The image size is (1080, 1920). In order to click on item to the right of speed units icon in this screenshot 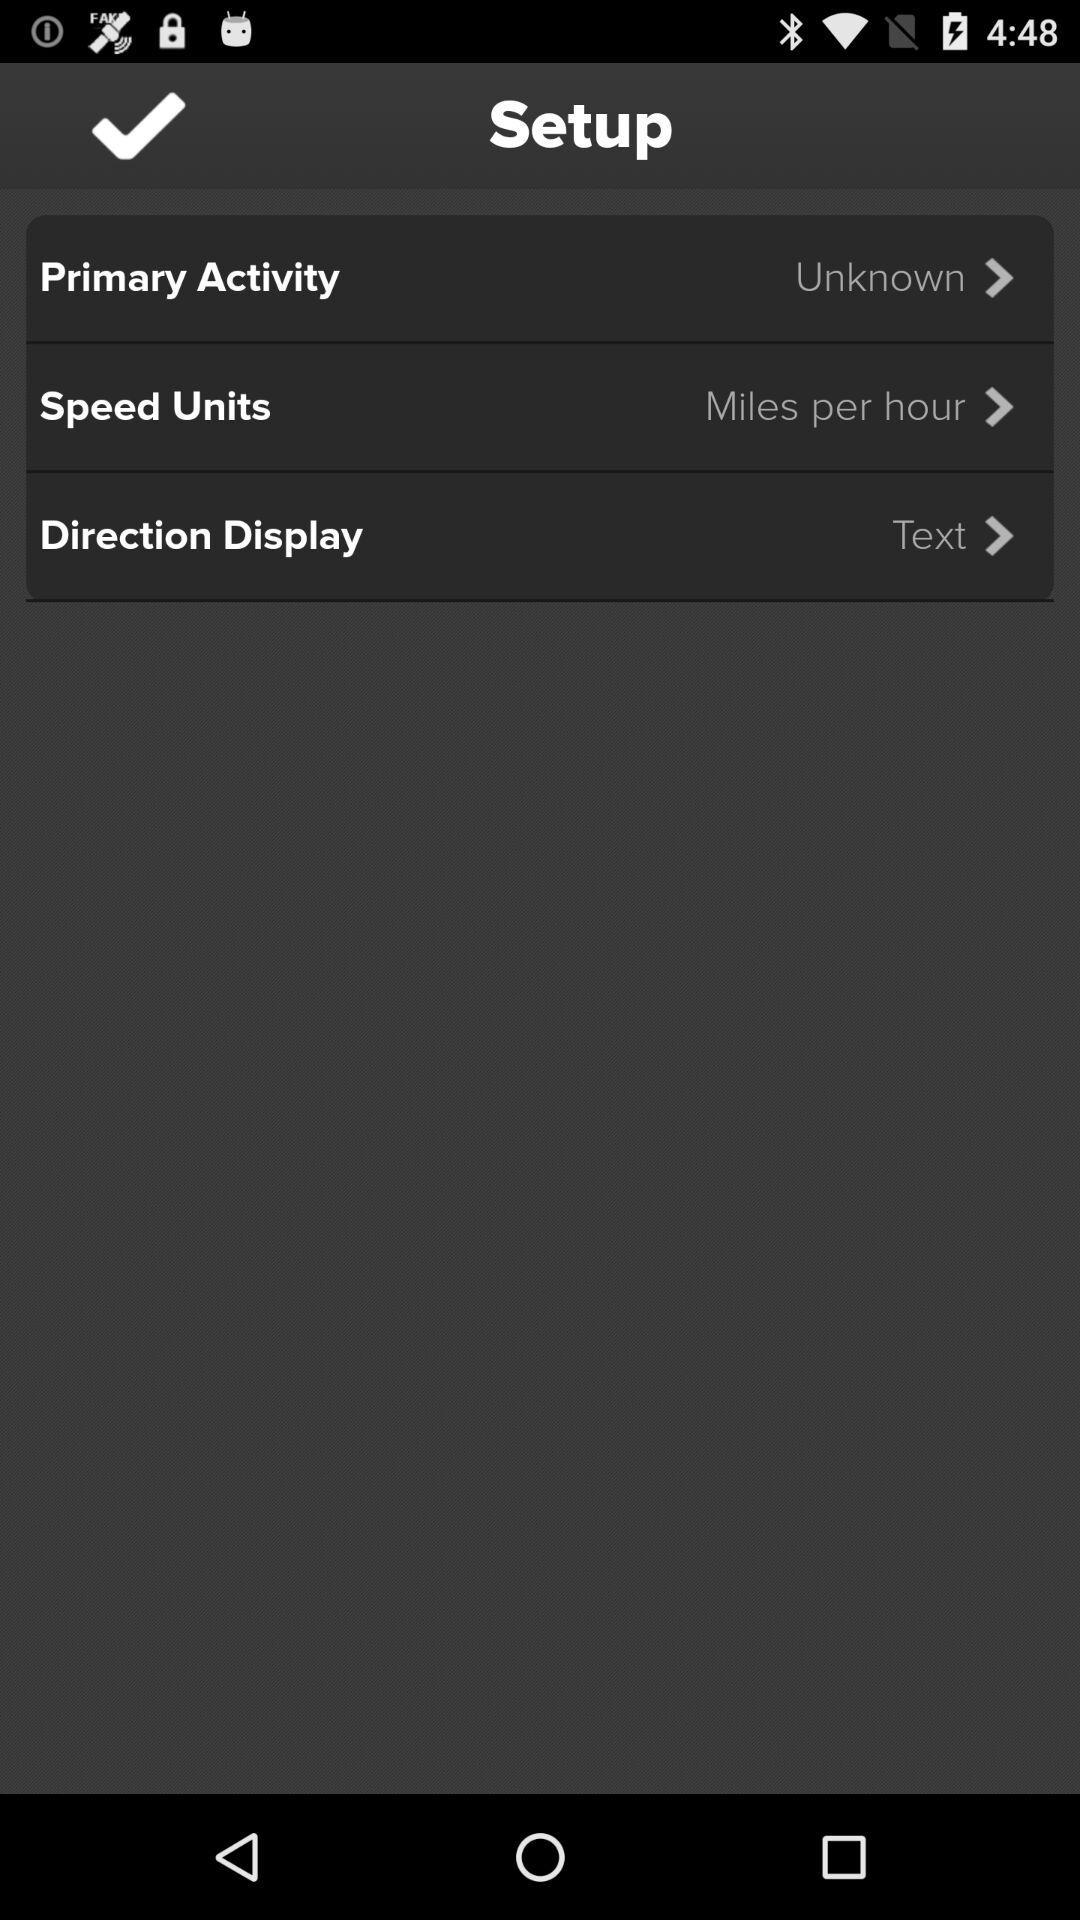, I will do `click(871, 406)`.